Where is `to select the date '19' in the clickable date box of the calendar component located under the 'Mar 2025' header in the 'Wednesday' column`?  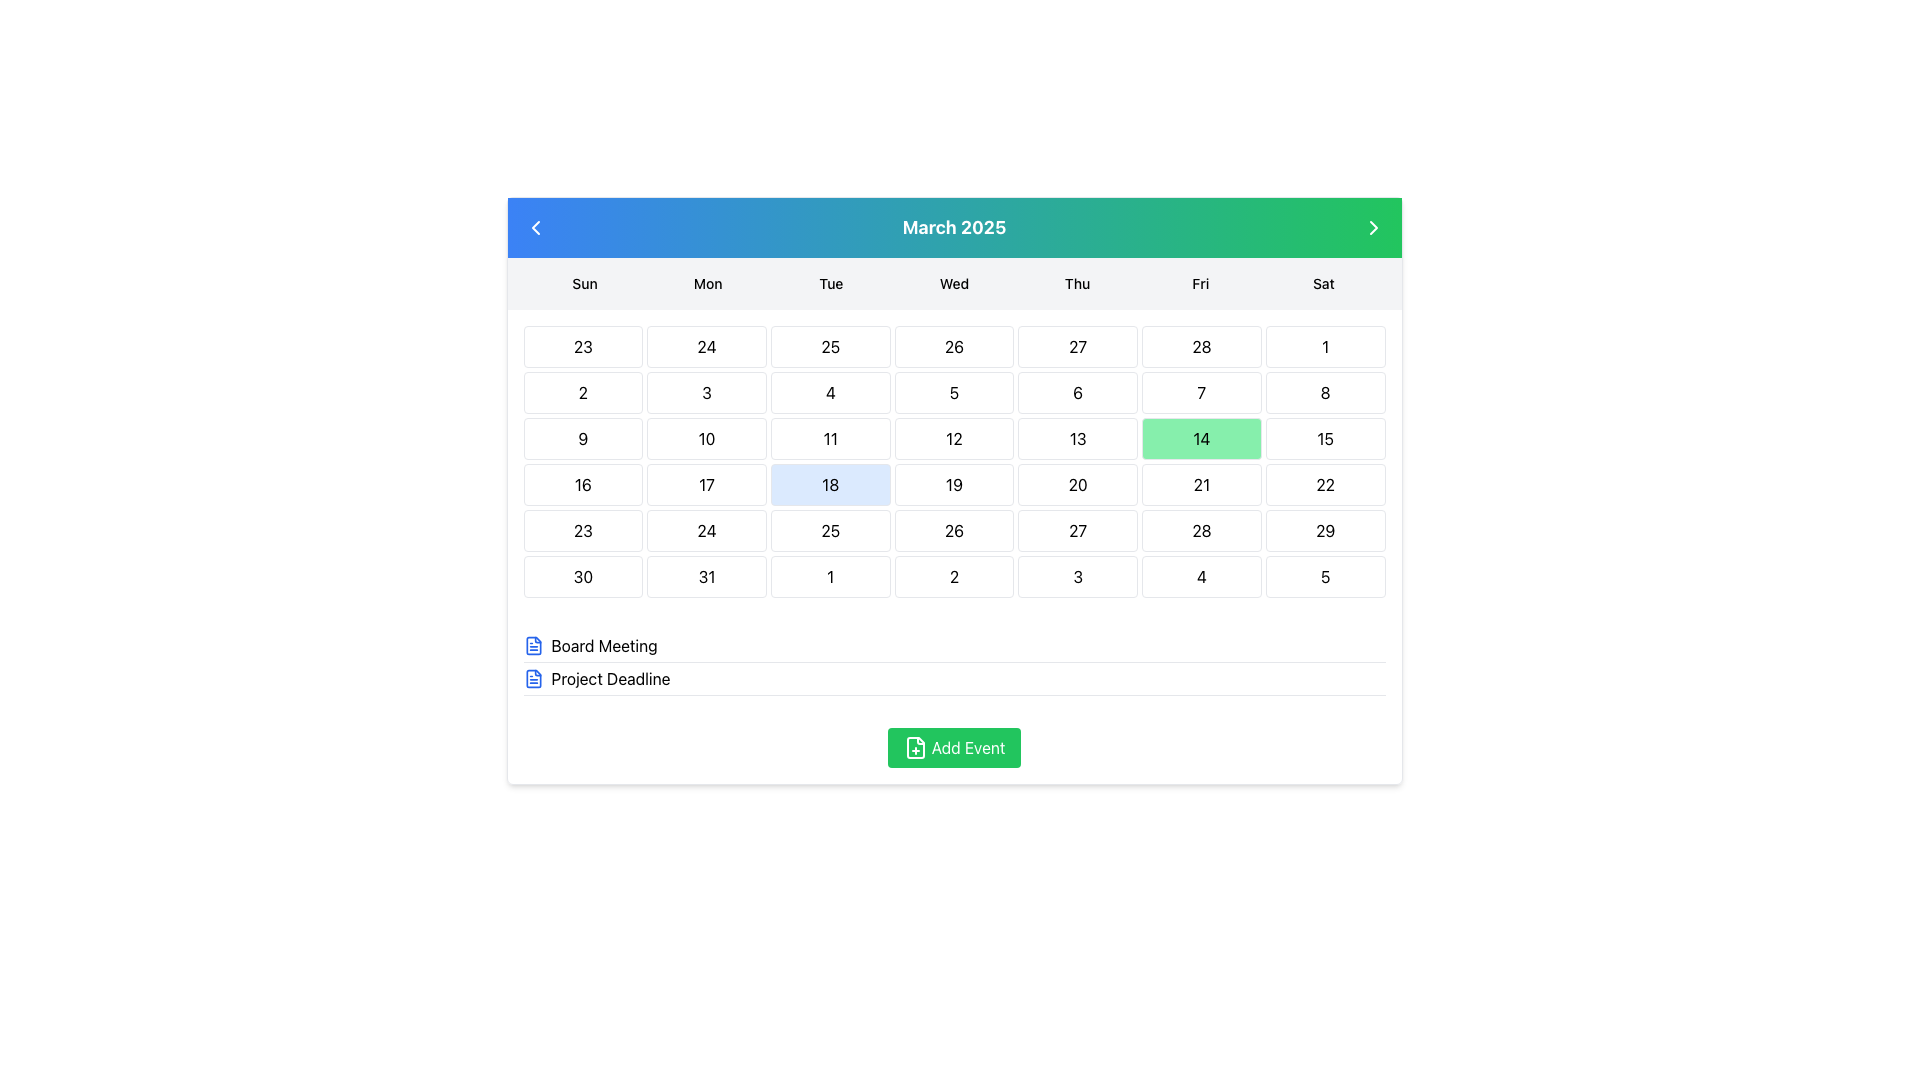 to select the date '19' in the clickable date box of the calendar component located under the 'Mar 2025' header in the 'Wednesday' column is located at coordinates (953, 485).